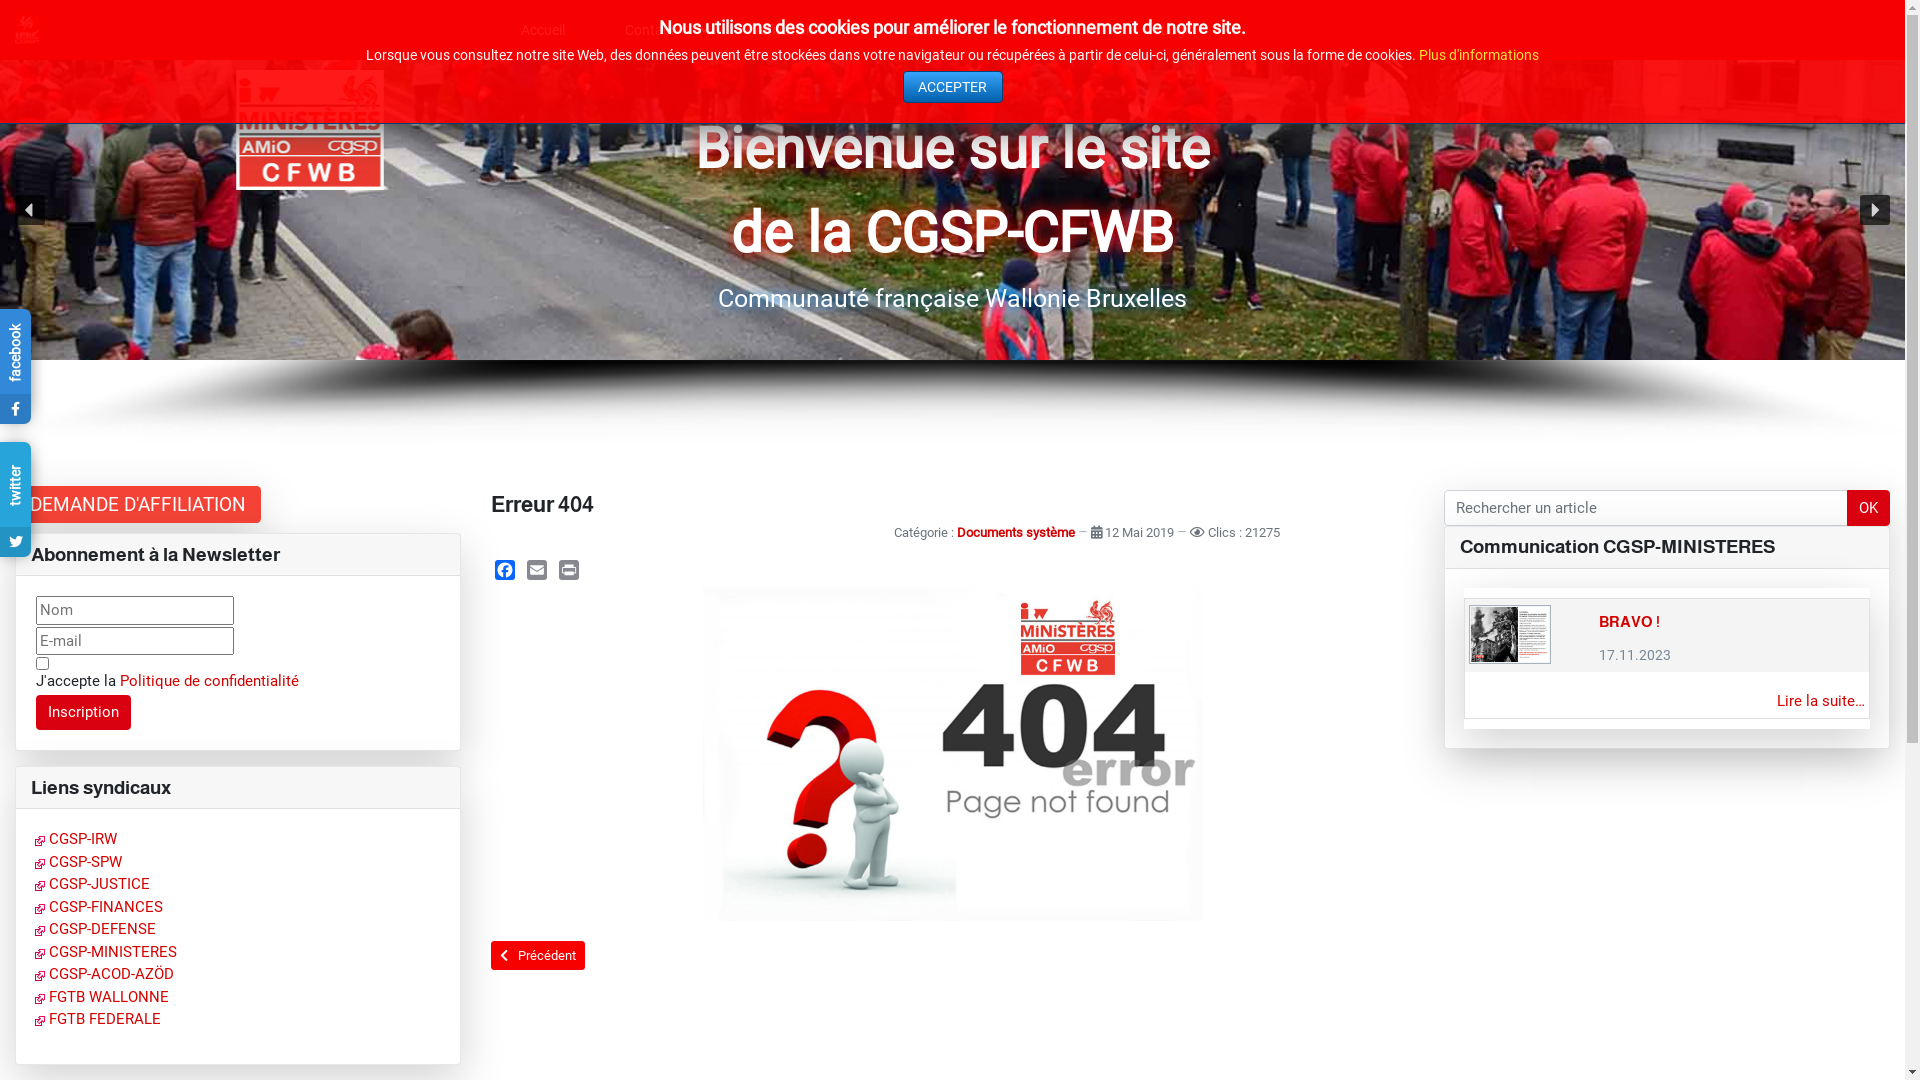 This screenshot has height=1080, width=1920. What do you see at coordinates (723, 30) in the screenshot?
I see `'Affiliation'` at bounding box center [723, 30].